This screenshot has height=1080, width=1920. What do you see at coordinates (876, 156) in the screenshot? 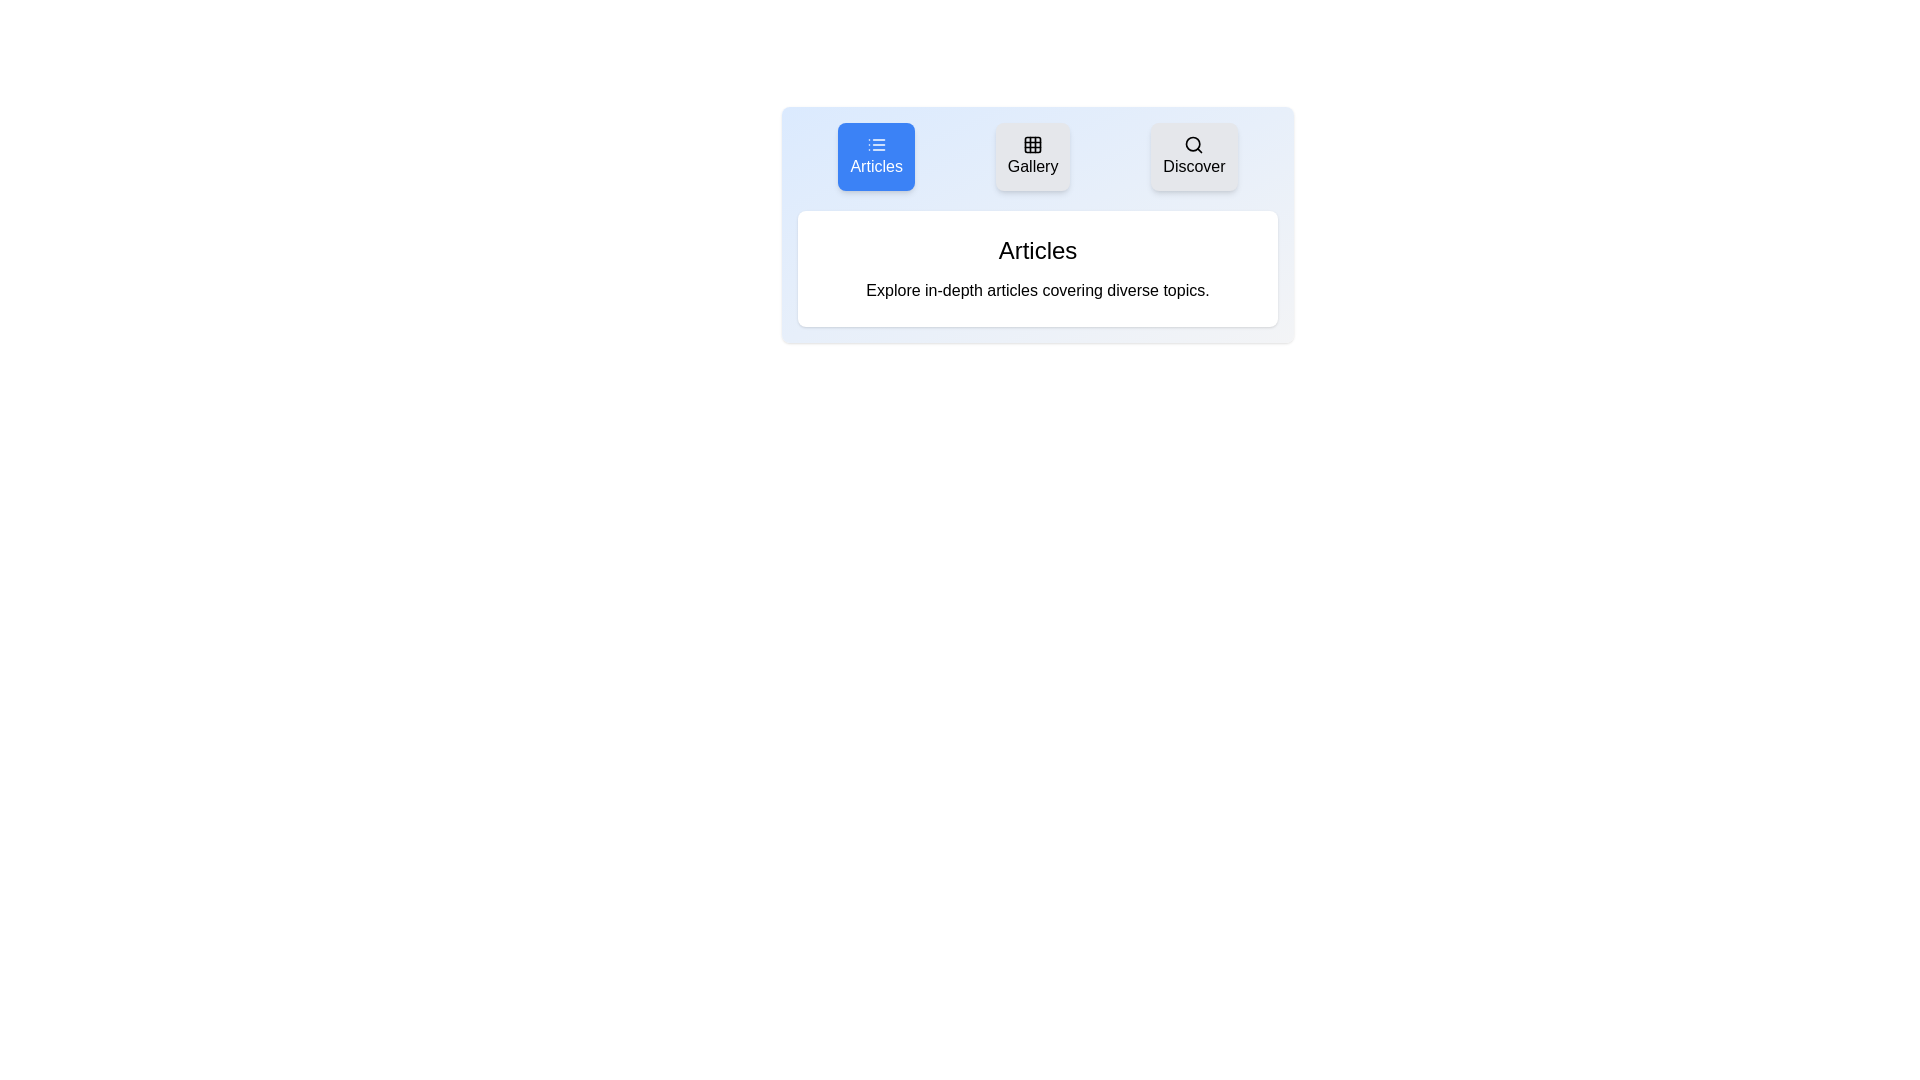
I see `the tab labeled Articles to view its content` at bounding box center [876, 156].